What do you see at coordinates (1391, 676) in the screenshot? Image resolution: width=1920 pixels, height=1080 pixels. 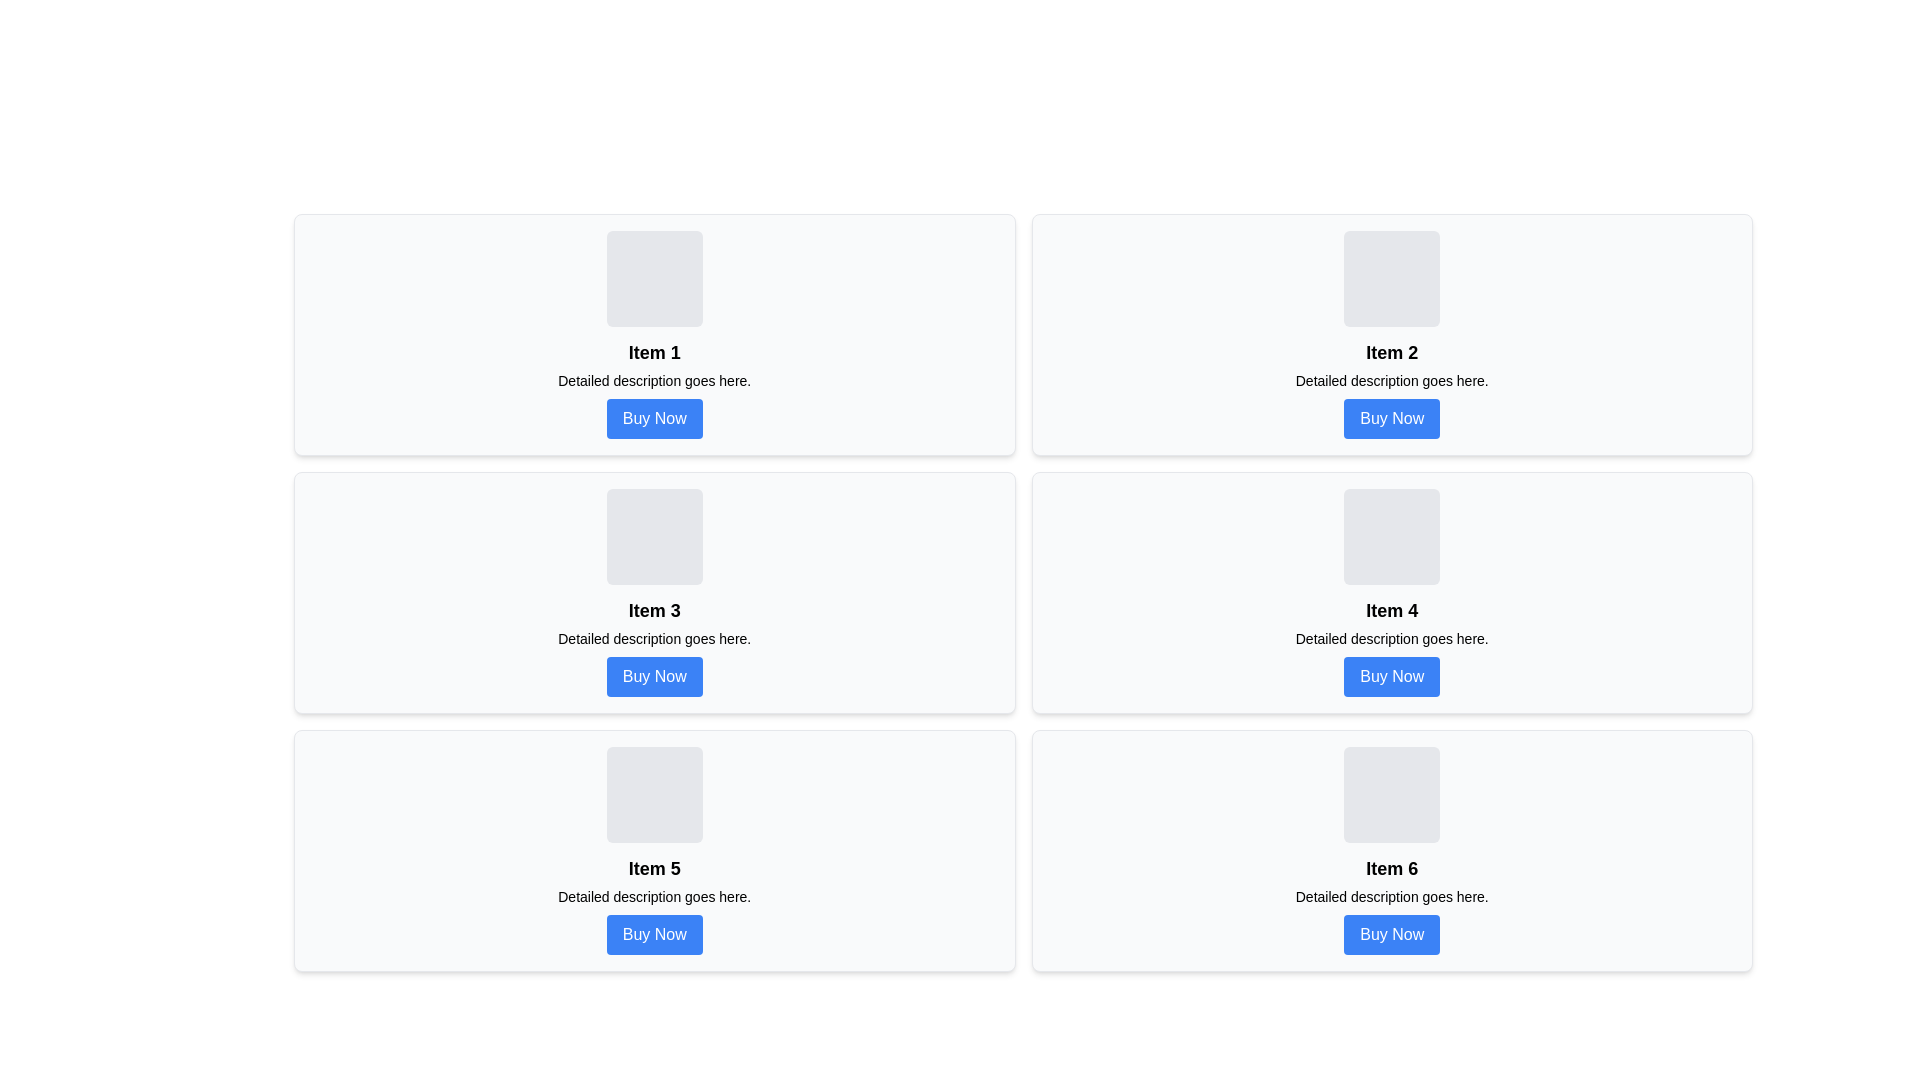 I see `the call-to-action button for 'Item 4'` at bounding box center [1391, 676].